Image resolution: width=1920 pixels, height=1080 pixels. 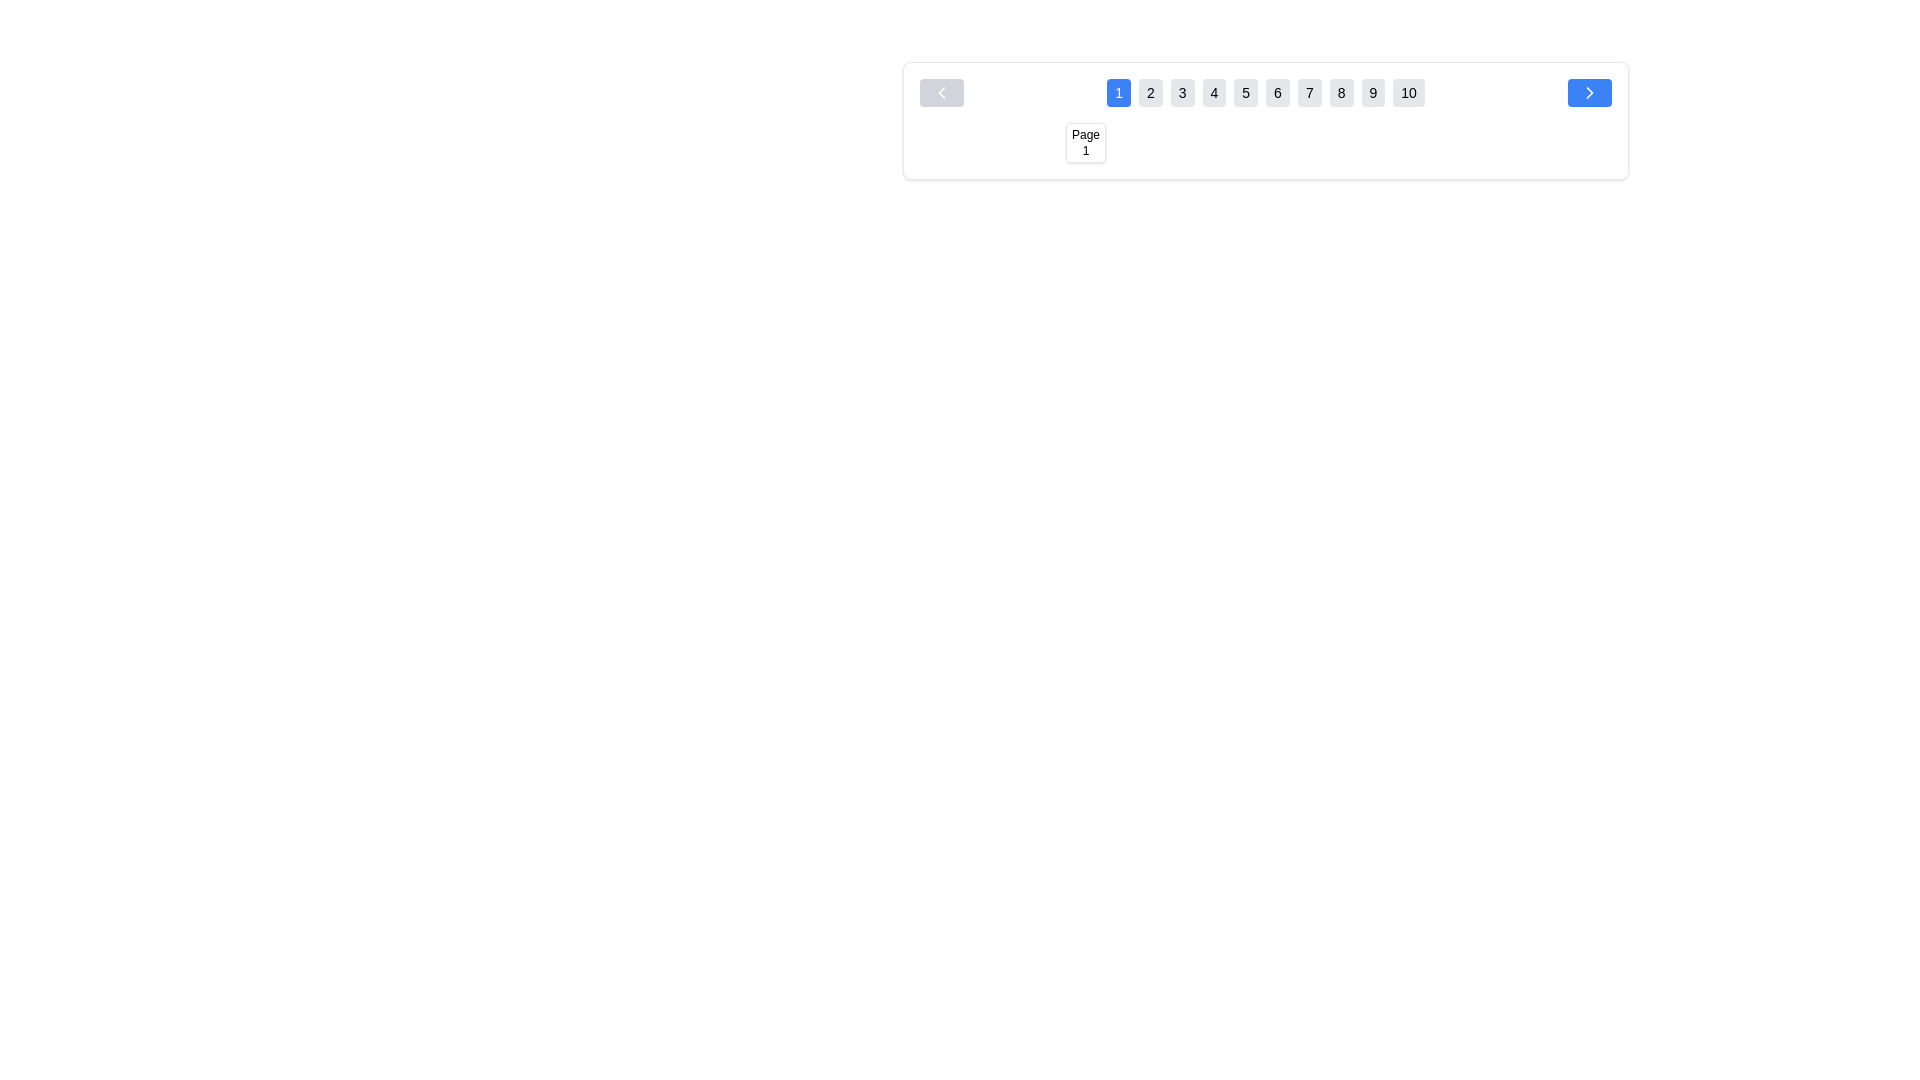 I want to click on the small, rounded square button labeled '5' in the pagination panel, so click(x=1245, y=141).